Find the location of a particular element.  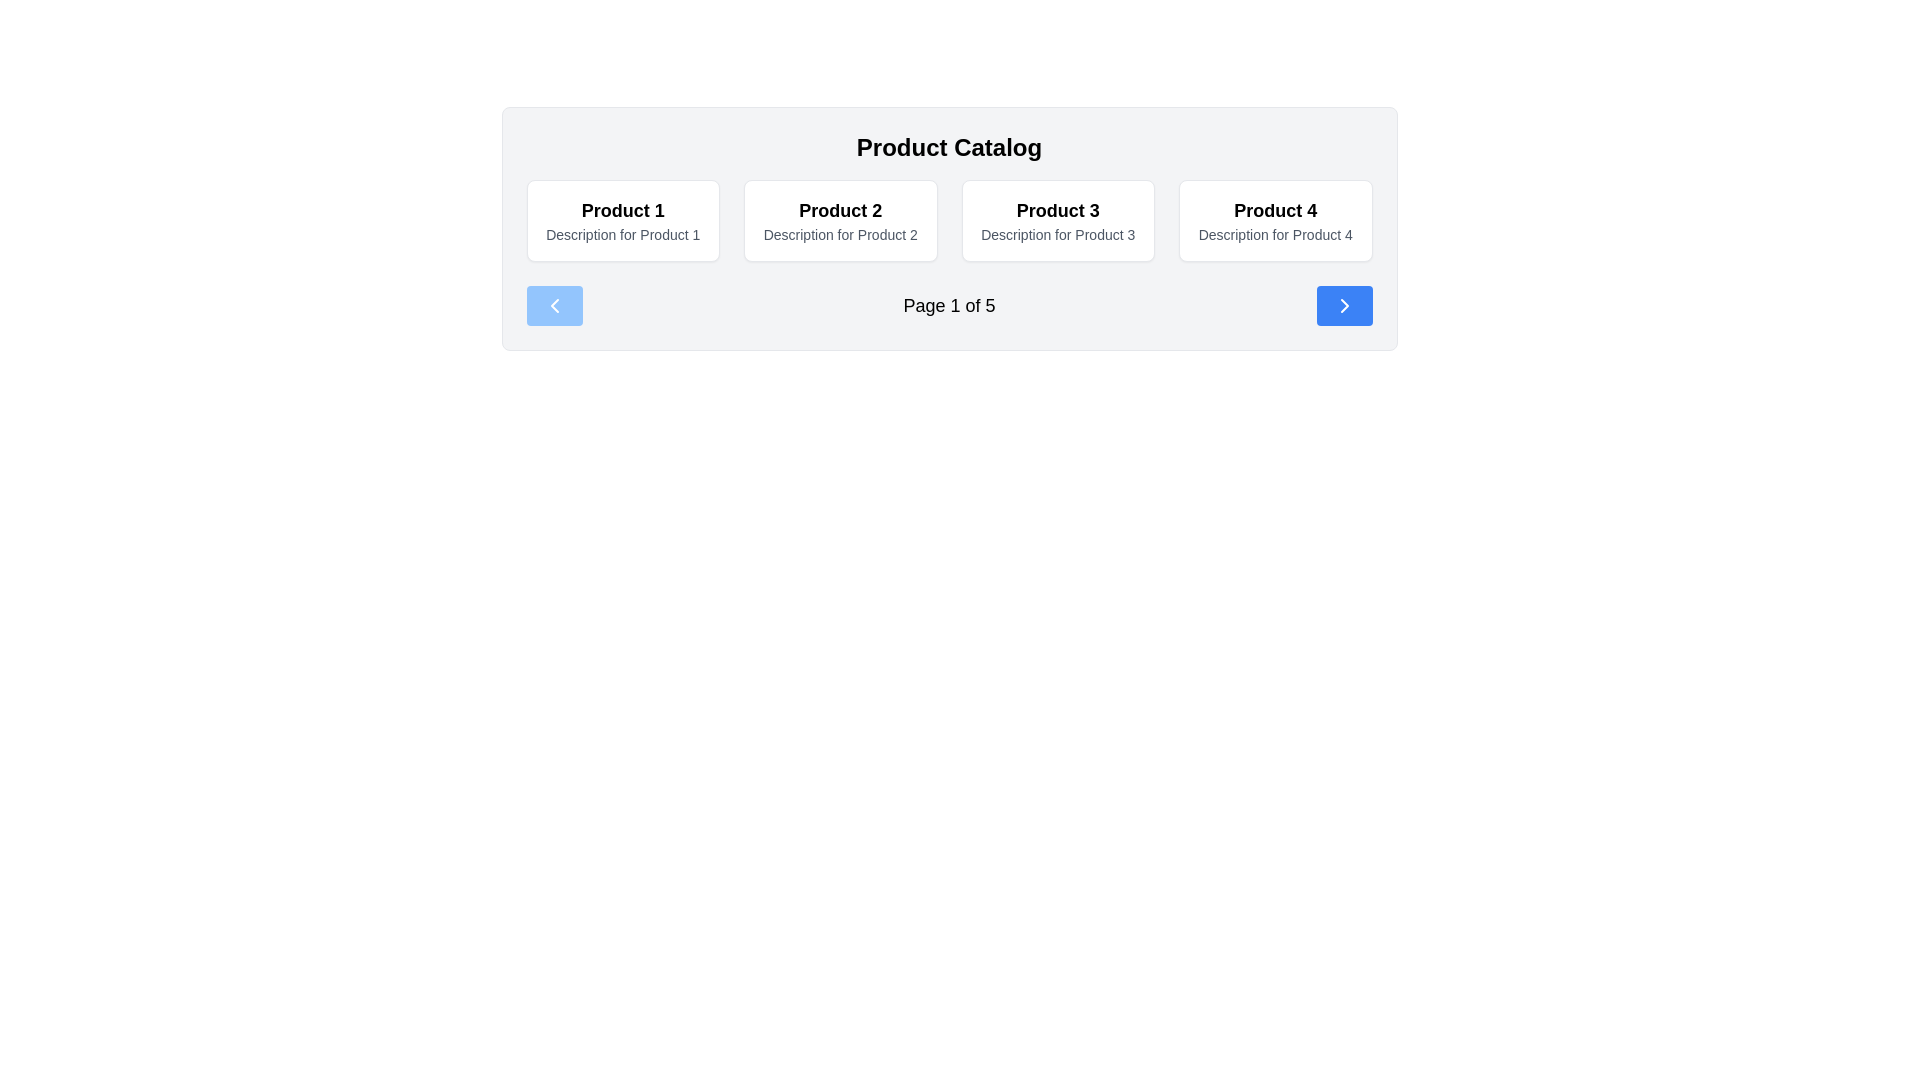

bolded text label 'Product 3' that is centered within the third product card from the left is located at coordinates (1057, 211).